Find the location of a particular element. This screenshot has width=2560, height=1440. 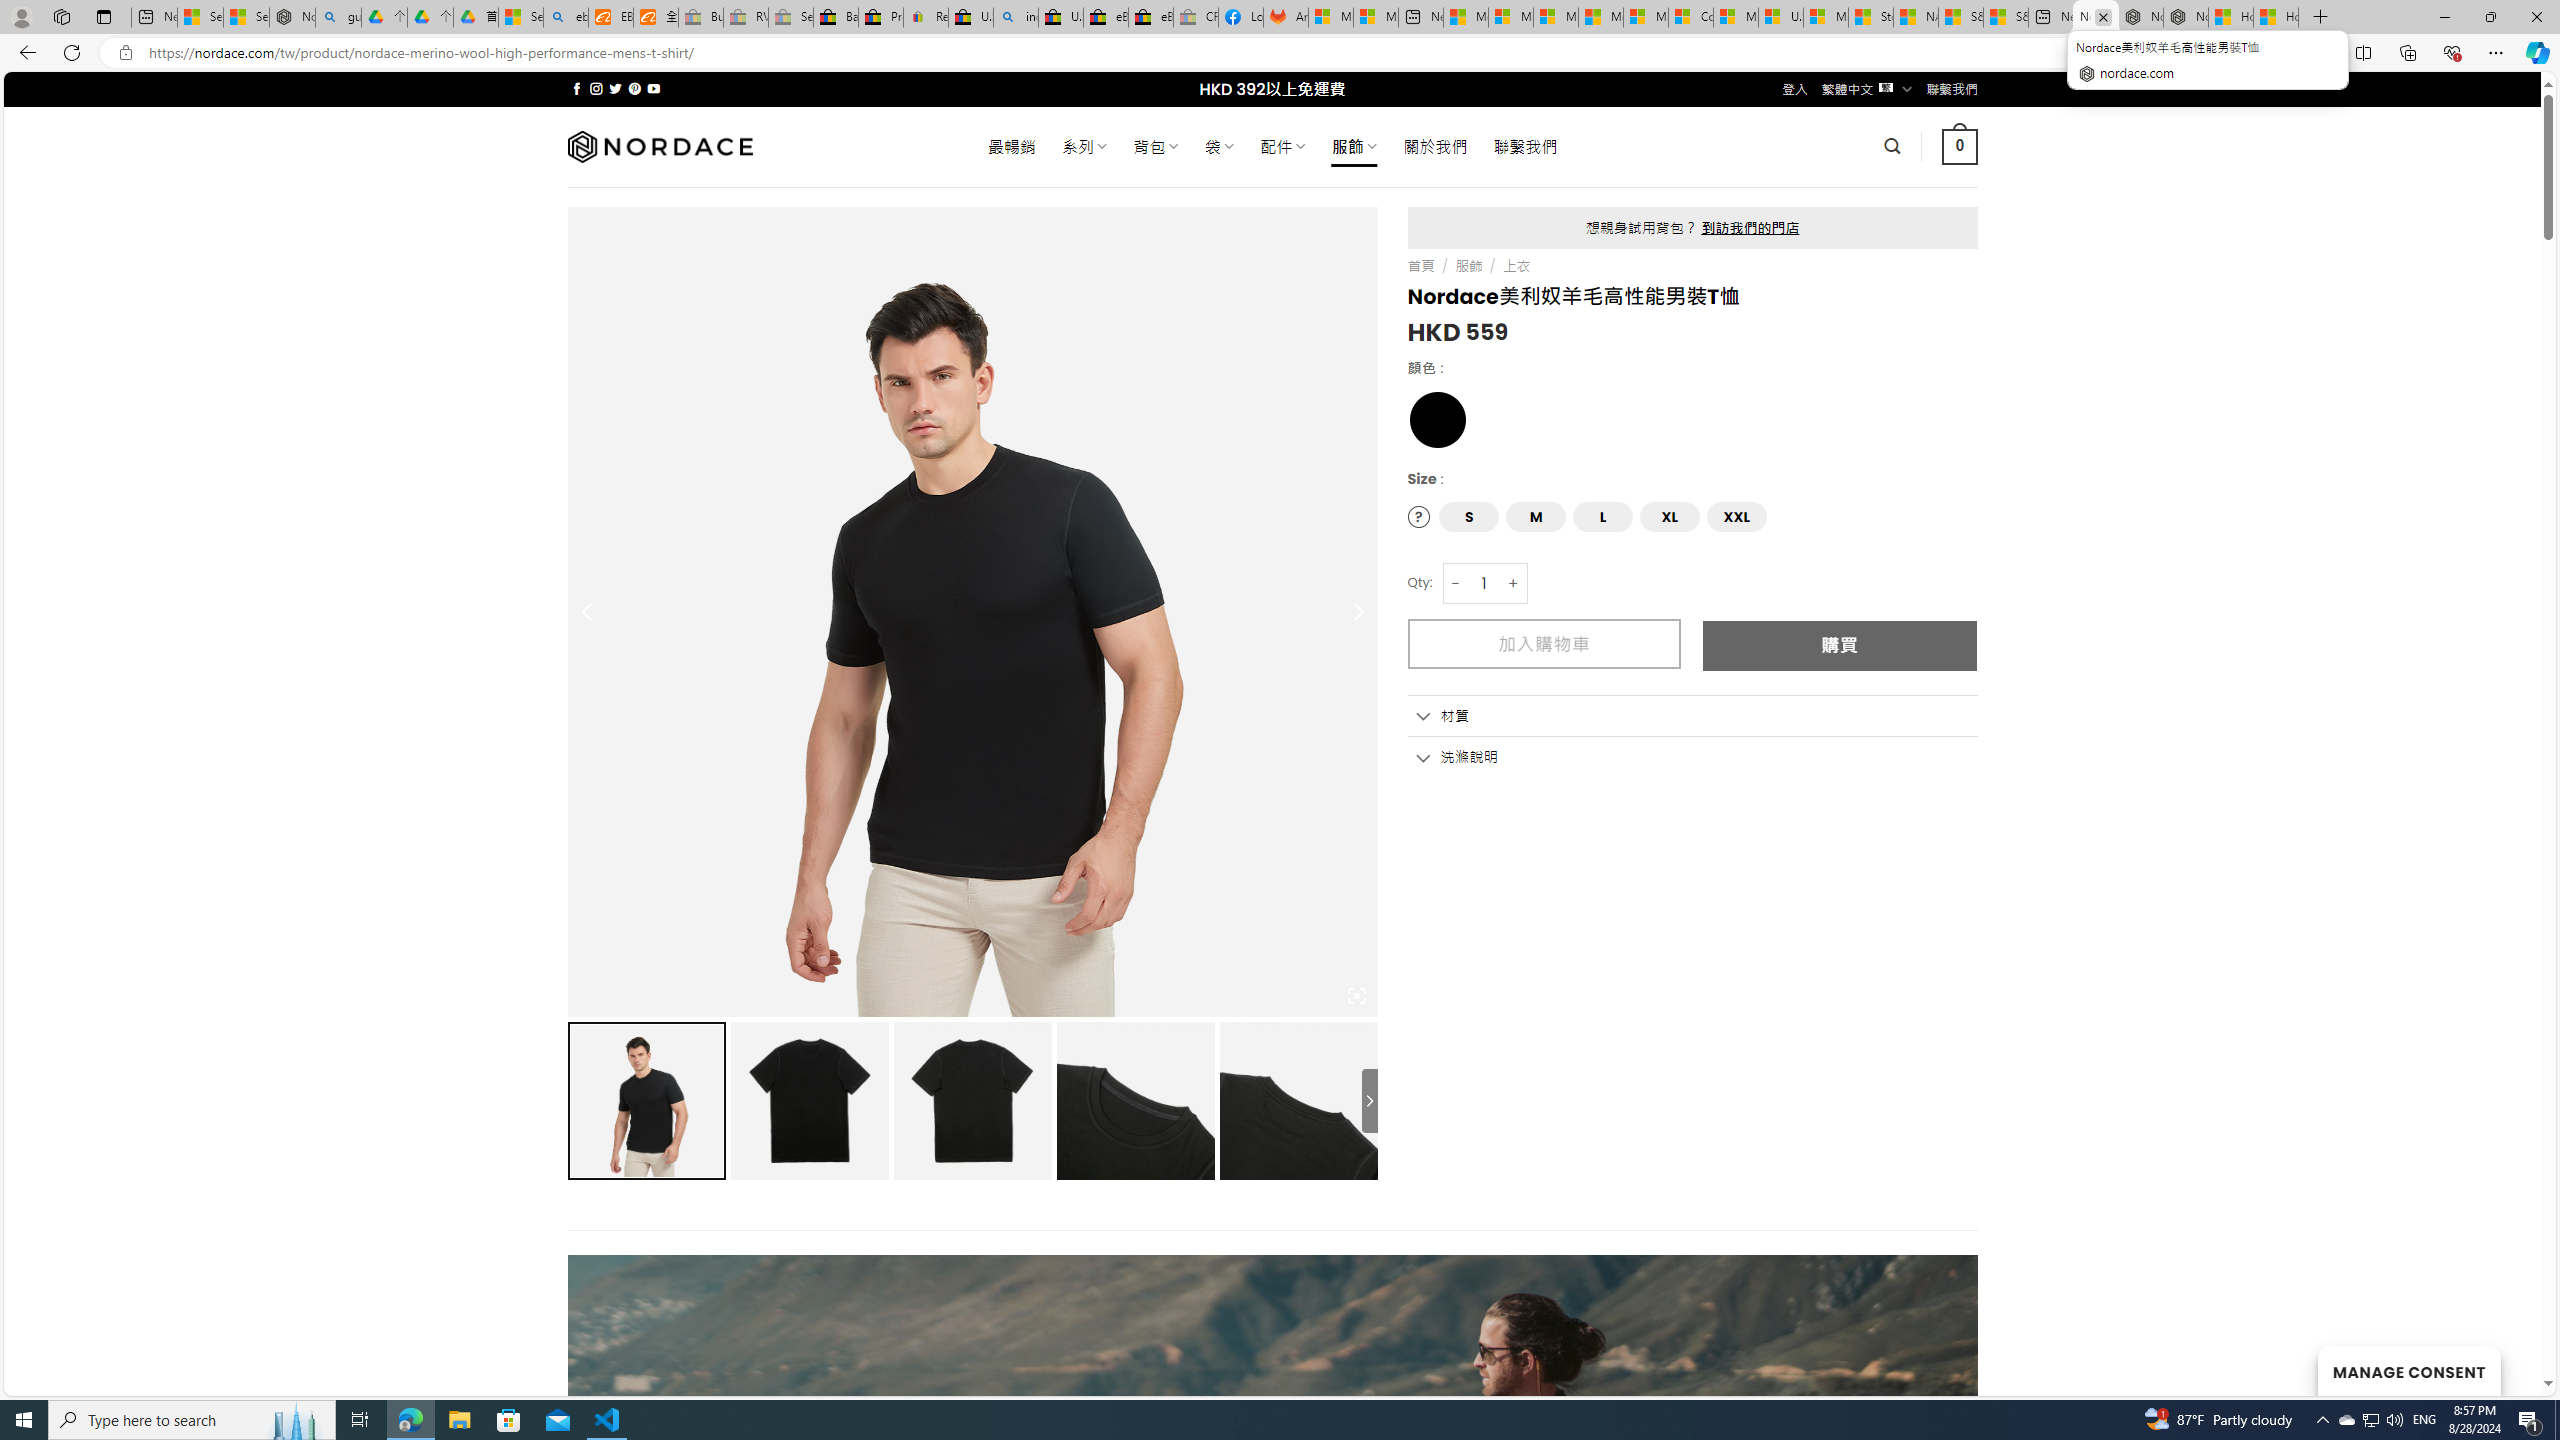

'?' is located at coordinates (1418, 516).